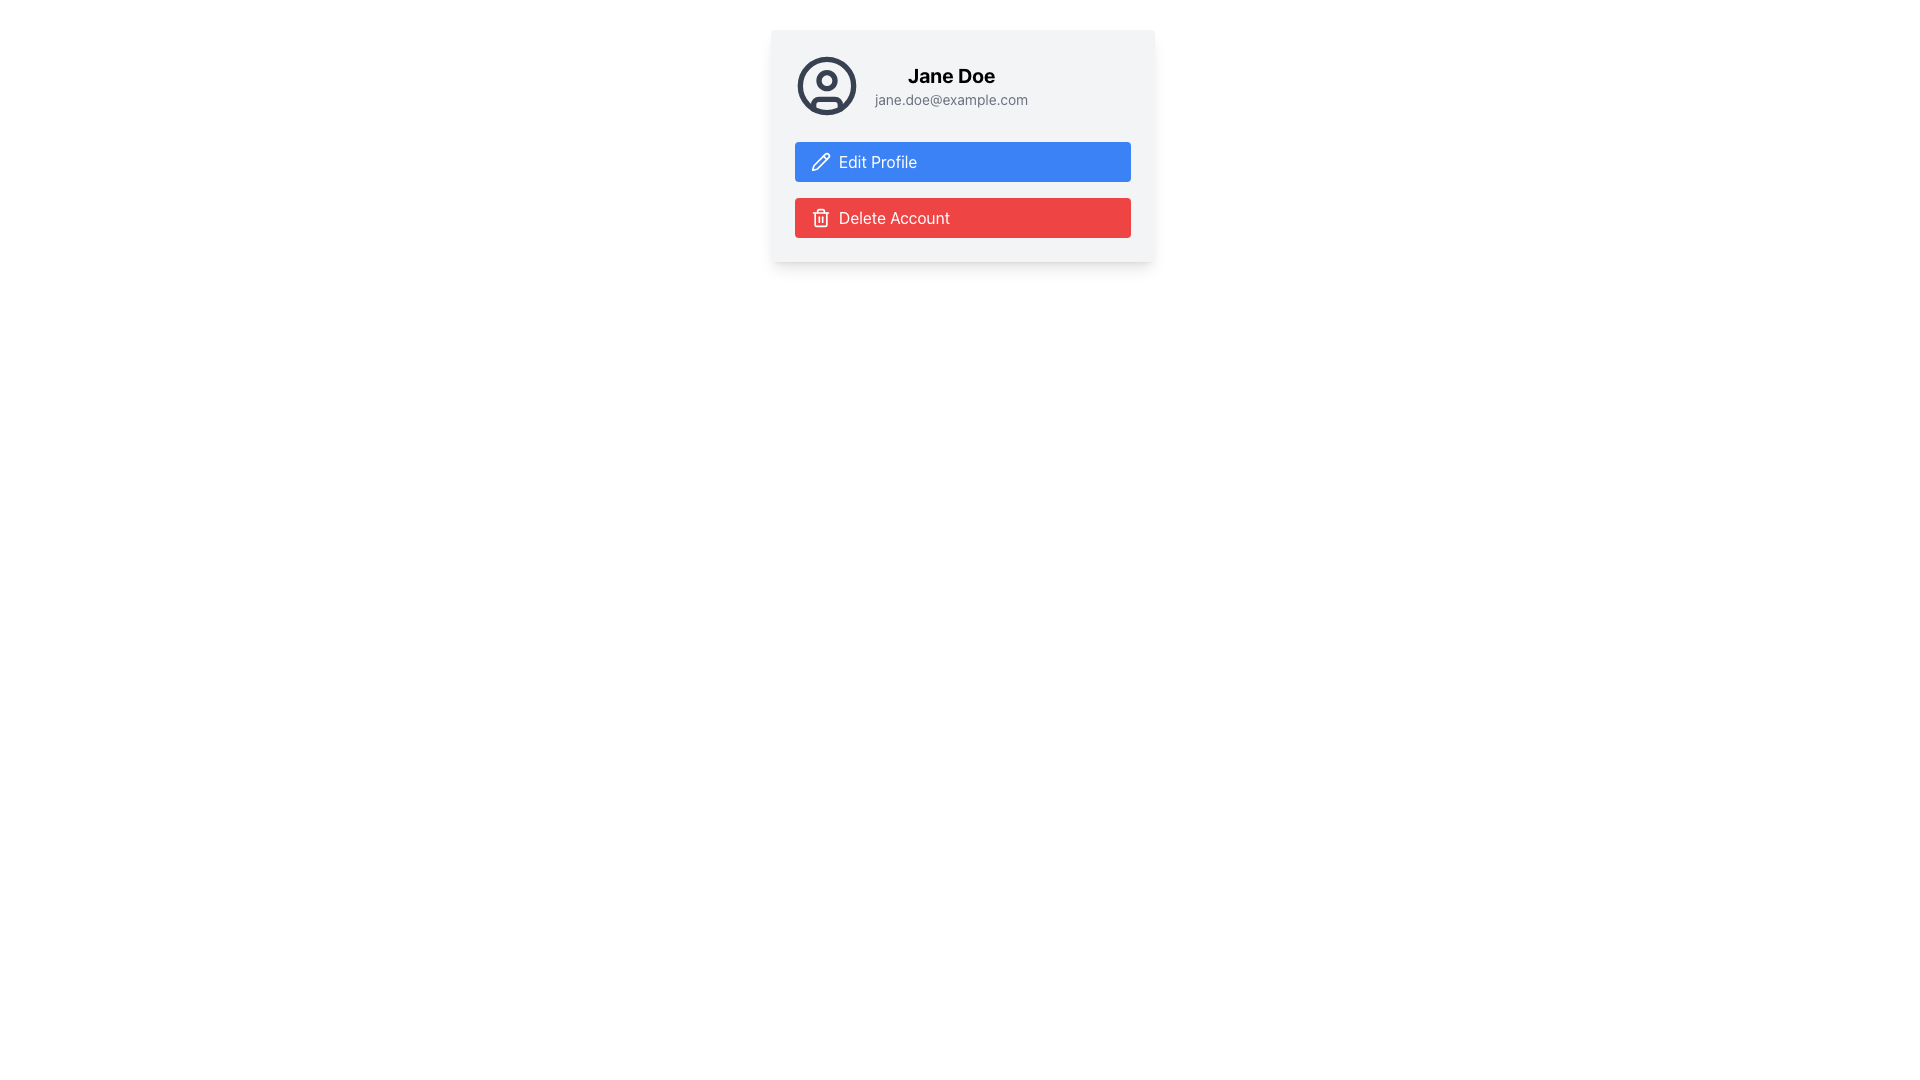  Describe the element at coordinates (963, 145) in the screenshot. I see `the profile edit button, which is the first button in a vertically aligned card layout, located above the 'Delete Account' button with a red background` at that location.